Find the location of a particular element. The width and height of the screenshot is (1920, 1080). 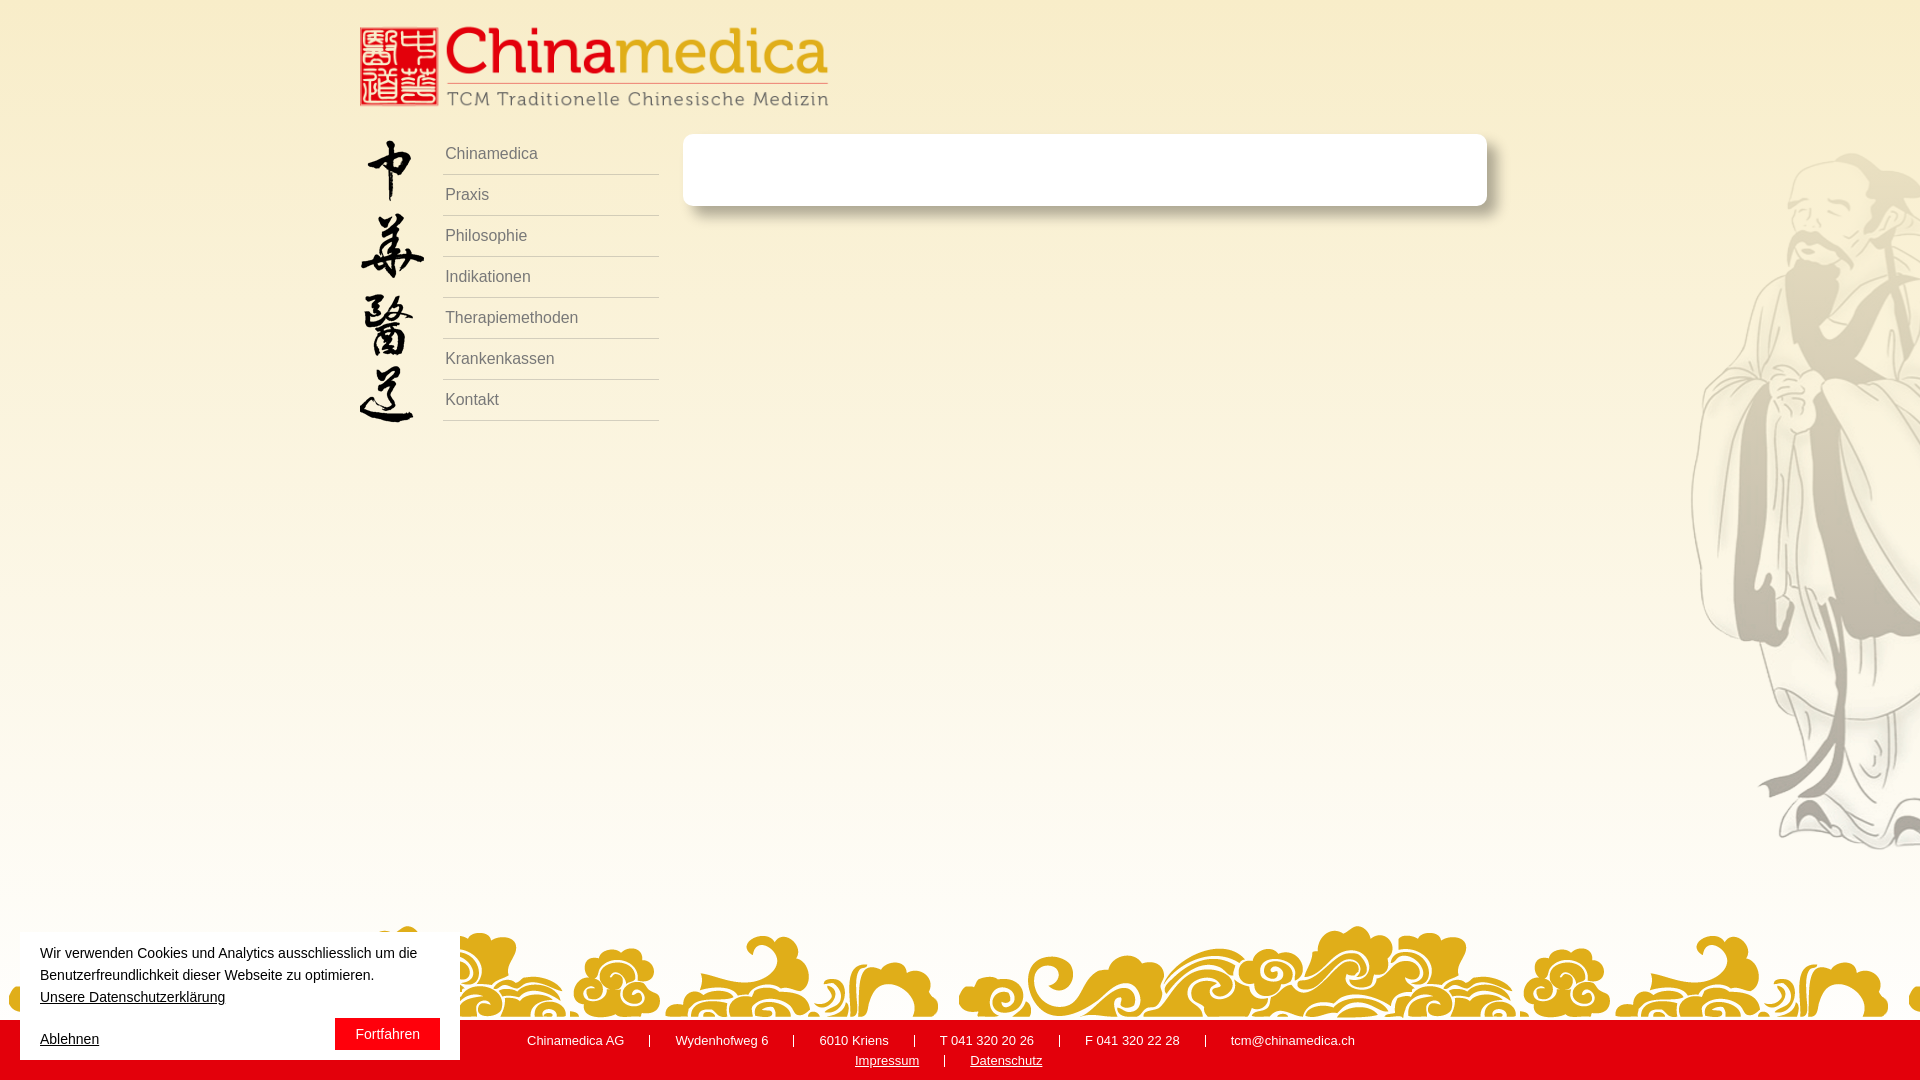

'Praxis' is located at coordinates (551, 195).